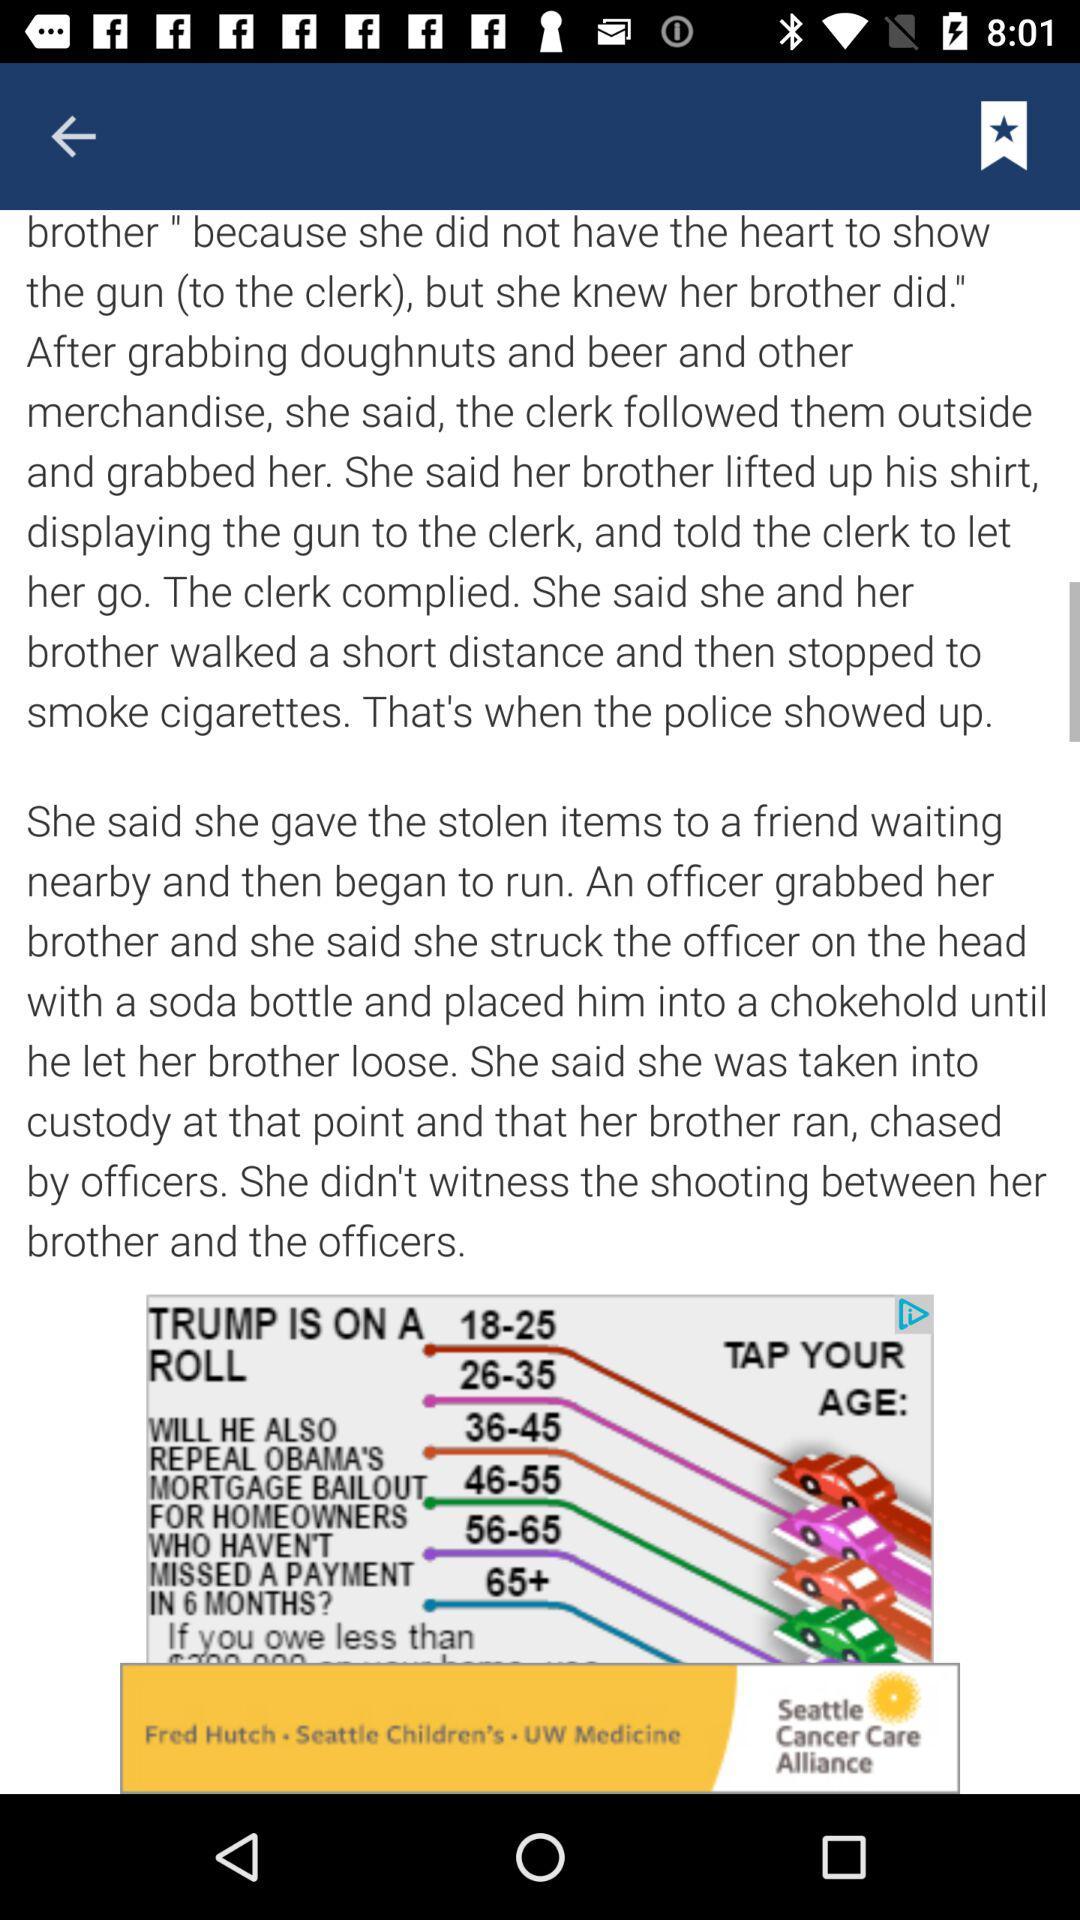 The height and width of the screenshot is (1920, 1080). I want to click on previous, so click(72, 135).